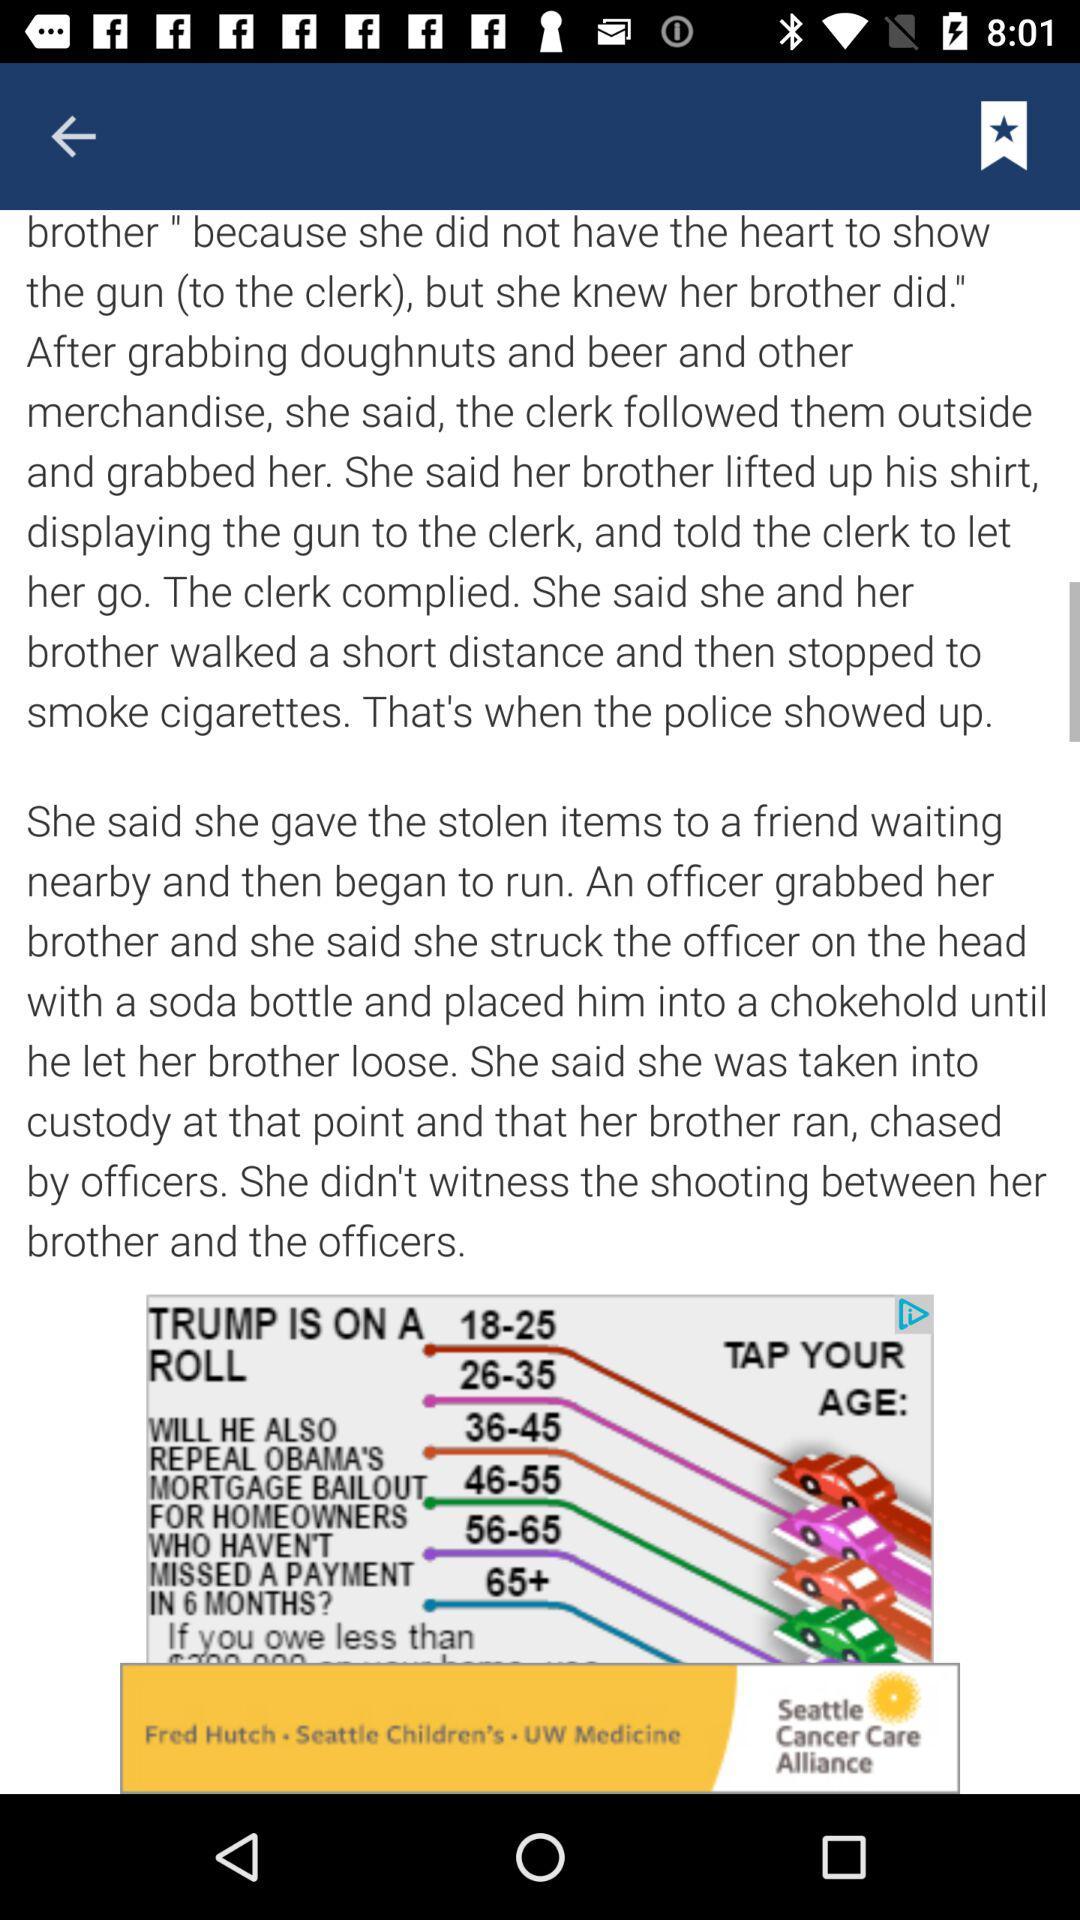 The height and width of the screenshot is (1920, 1080). I want to click on previous, so click(72, 135).